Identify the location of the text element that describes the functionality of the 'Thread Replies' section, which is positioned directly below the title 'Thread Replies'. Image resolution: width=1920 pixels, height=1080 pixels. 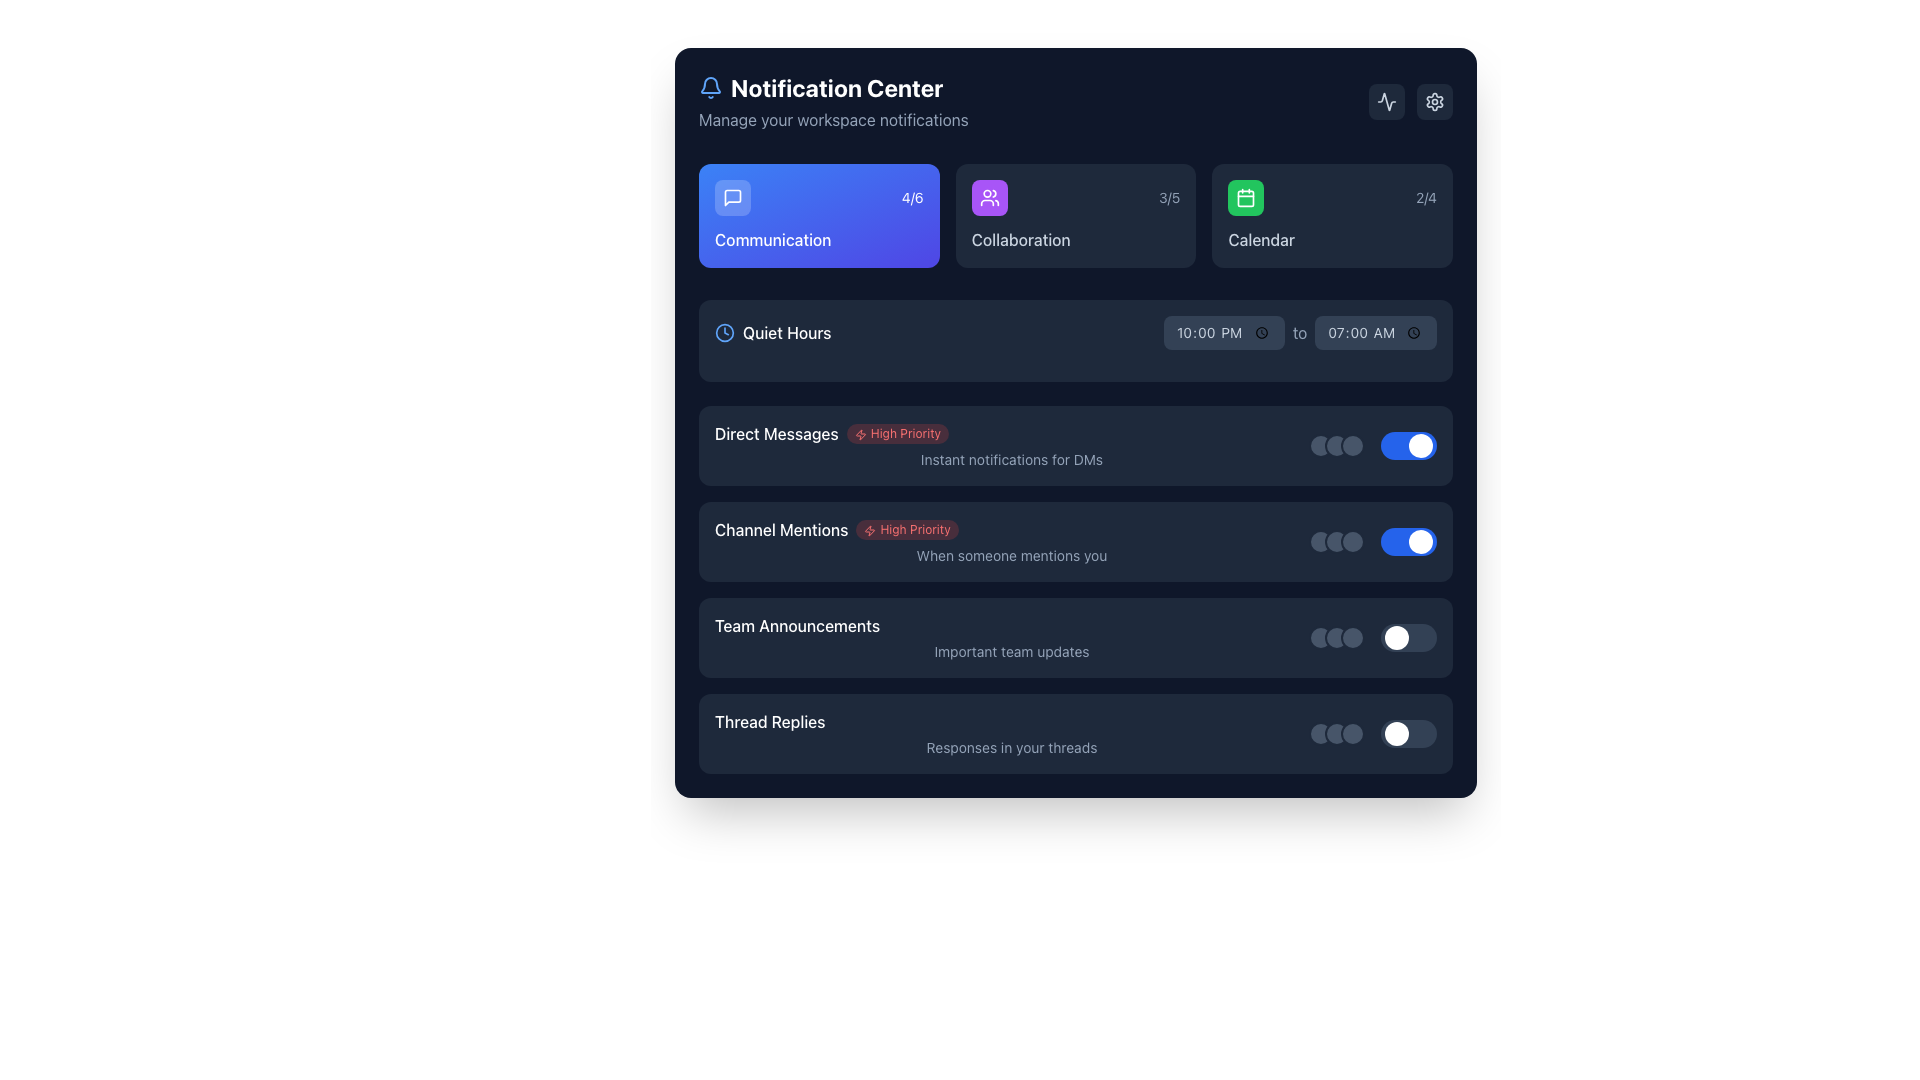
(1012, 748).